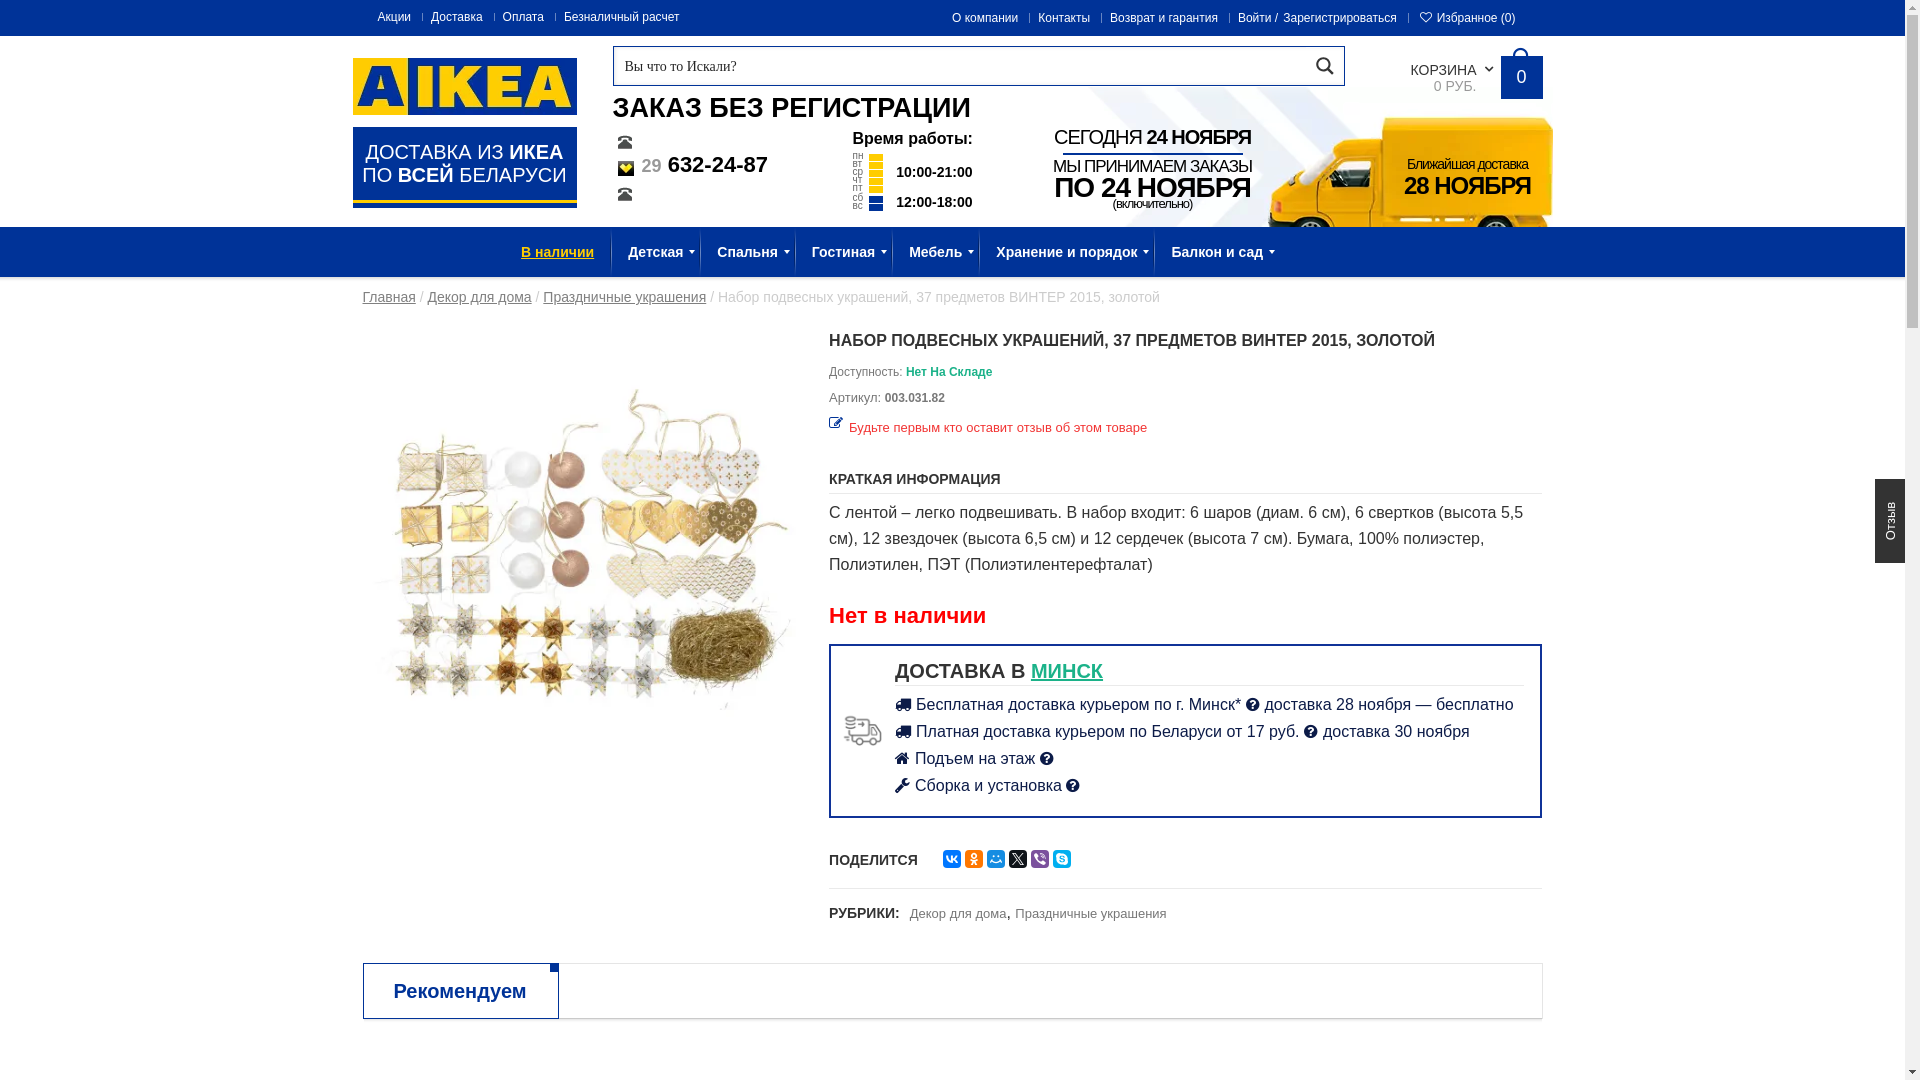 This screenshot has width=1920, height=1080. I want to click on 'Skype', so click(1060, 858).